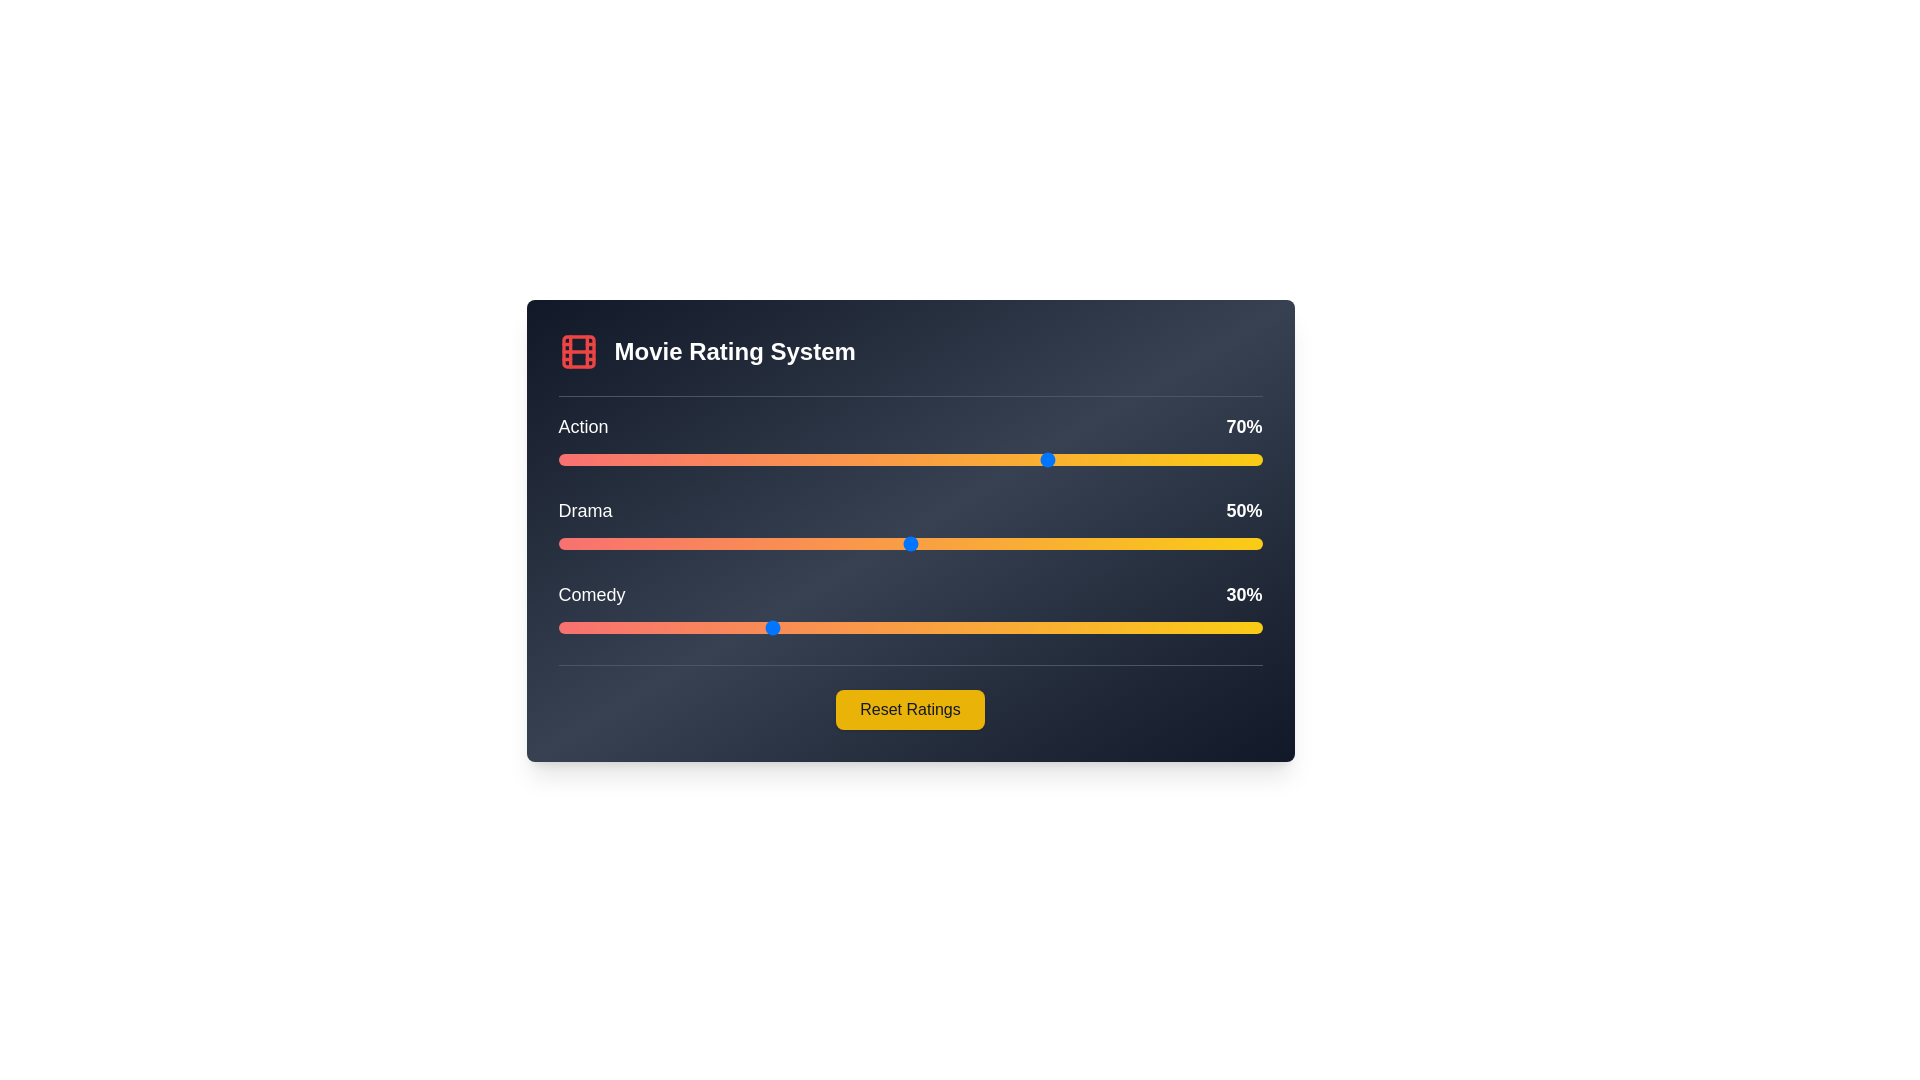 The image size is (1920, 1080). What do you see at coordinates (1240, 543) in the screenshot?
I see `the Drama genre rating to 97% by adjusting the slider` at bounding box center [1240, 543].